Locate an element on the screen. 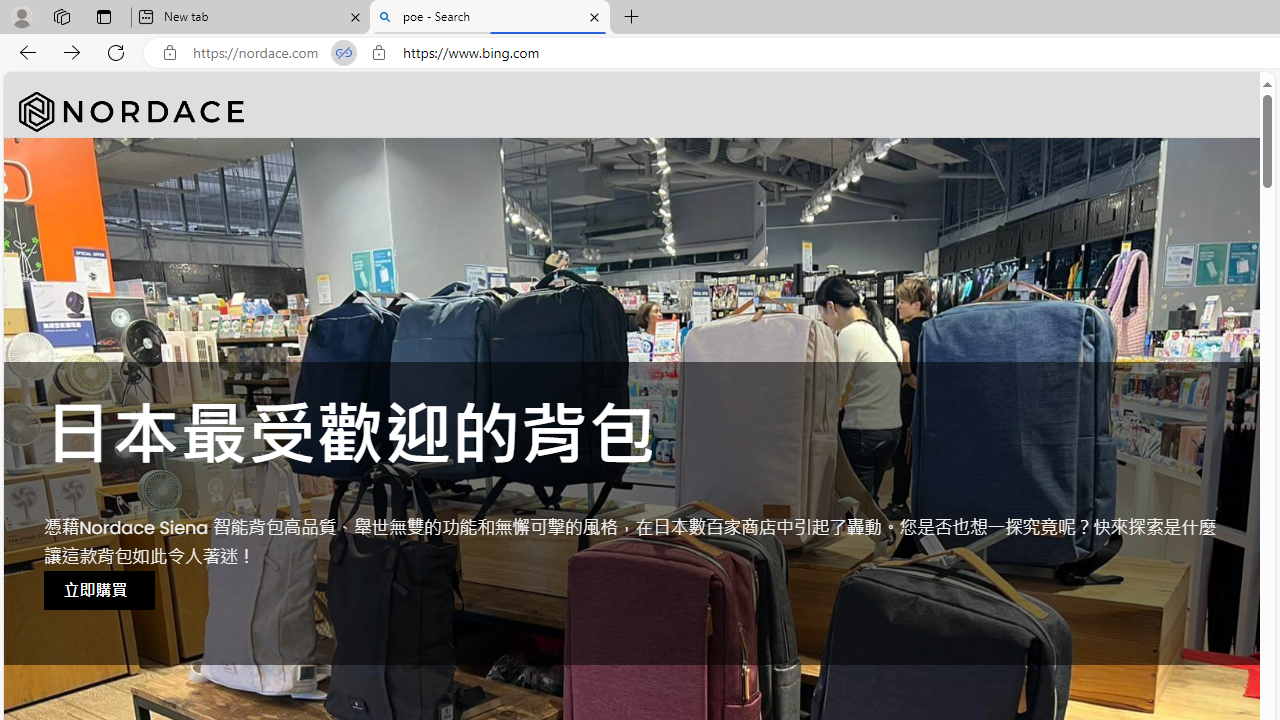 The height and width of the screenshot is (720, 1280). 'Forward' is located at coordinates (72, 51).